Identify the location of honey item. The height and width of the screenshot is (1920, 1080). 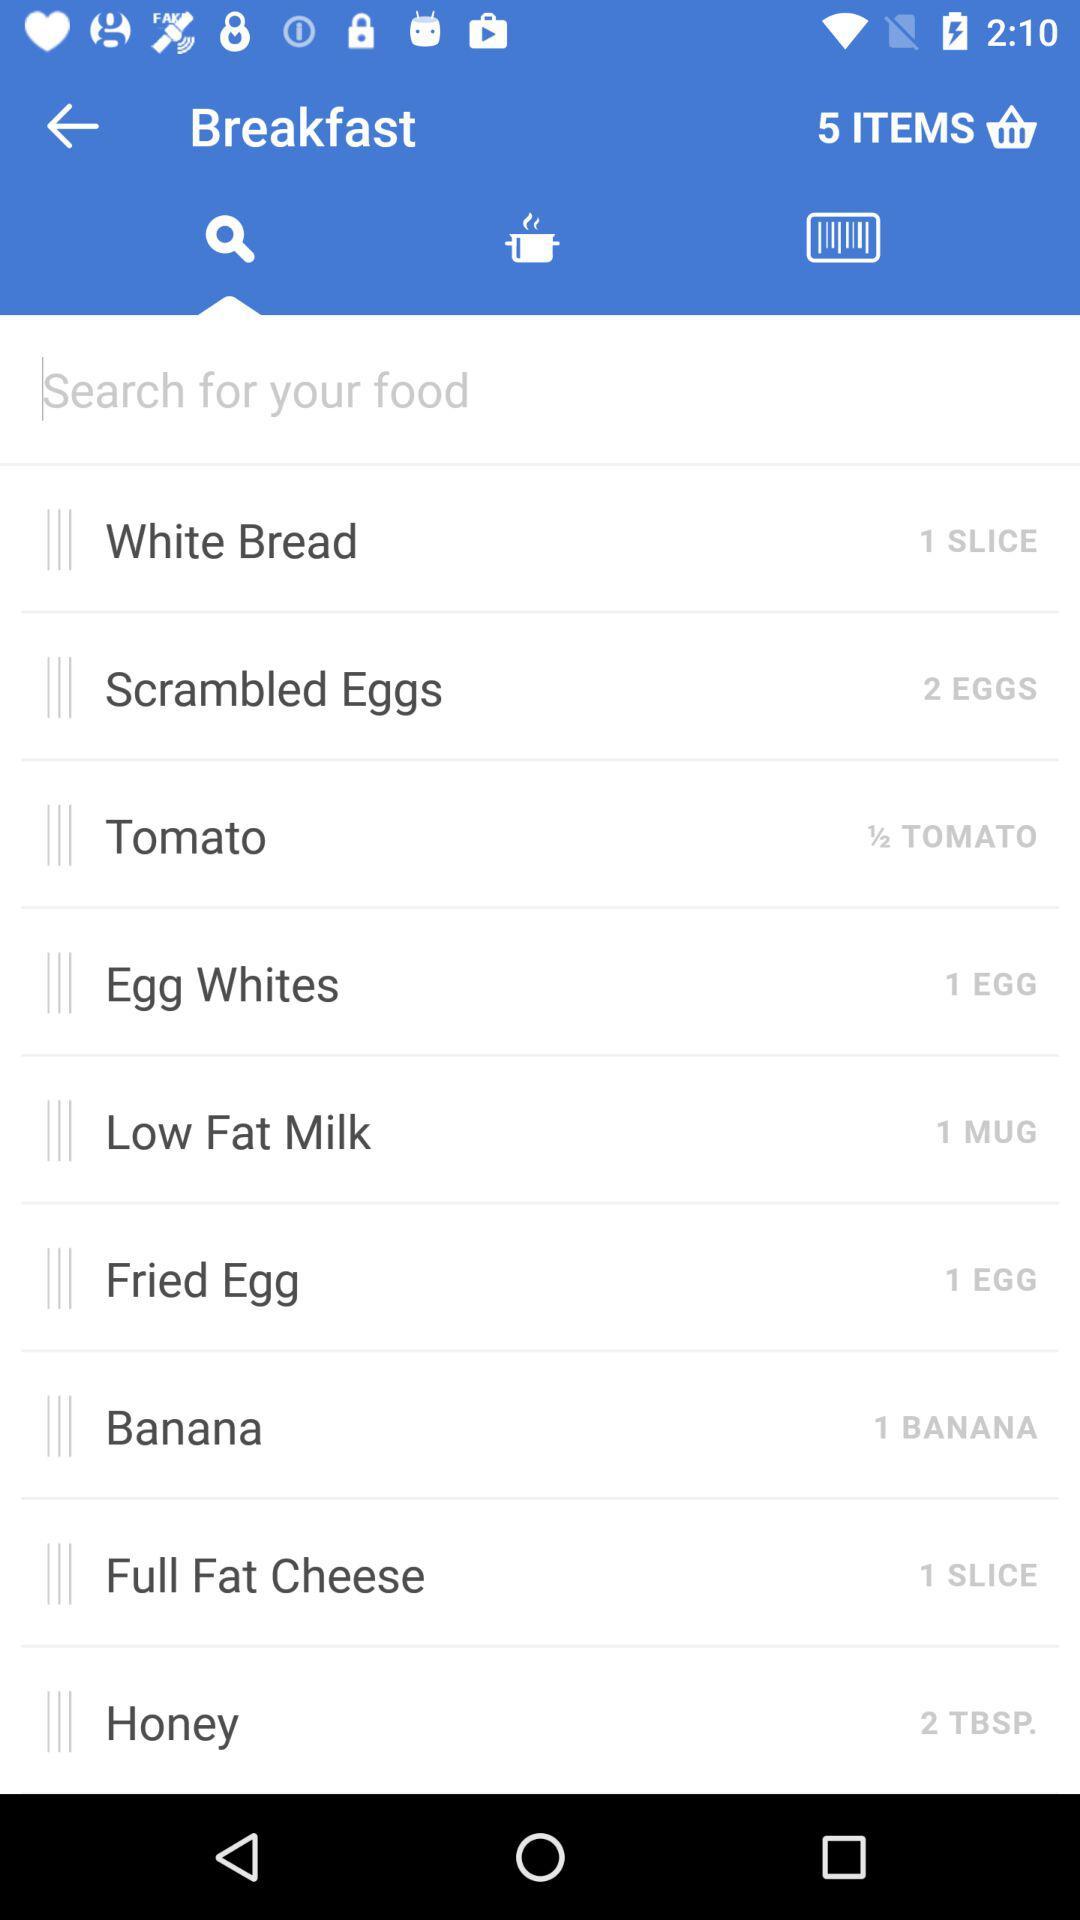
(500, 1720).